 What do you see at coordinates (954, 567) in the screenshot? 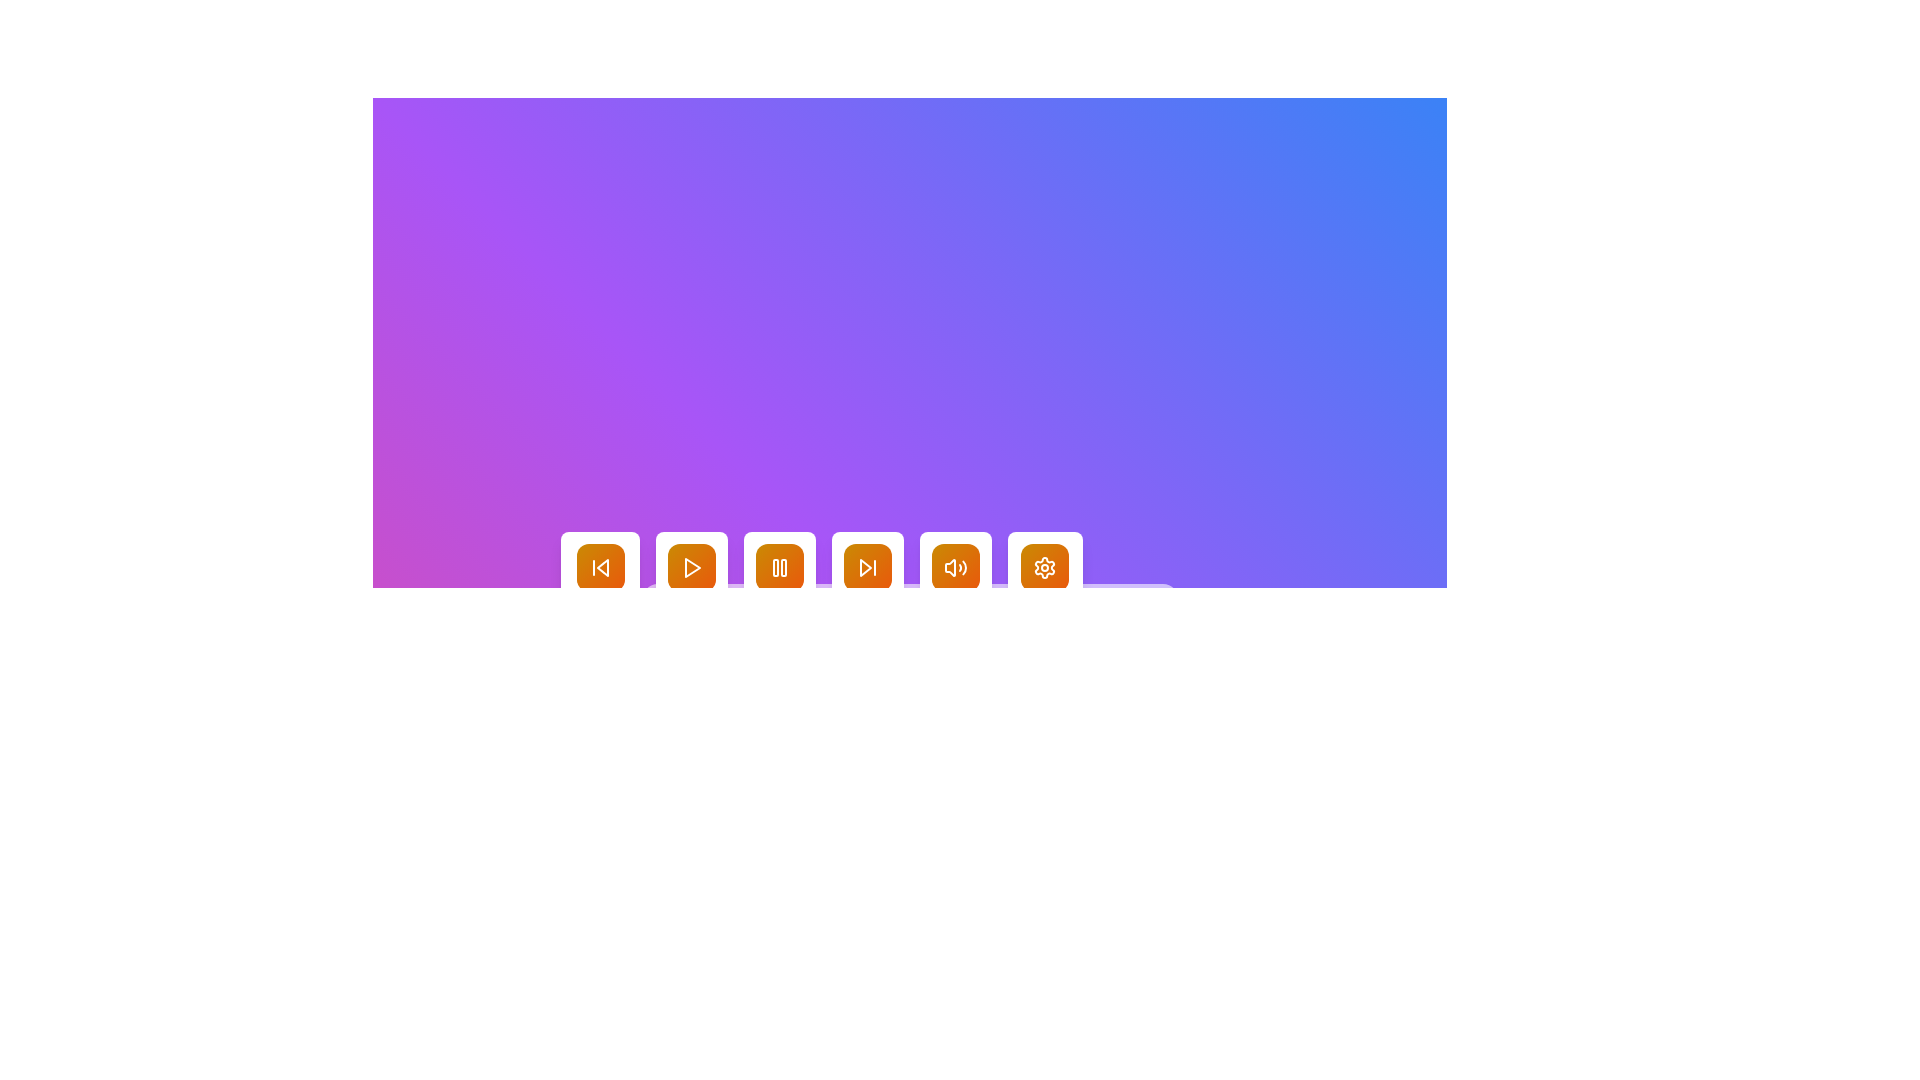
I see `the fifth button from the left in the bottom center row, which has a gradient orange background and a white speaker icon` at bounding box center [954, 567].